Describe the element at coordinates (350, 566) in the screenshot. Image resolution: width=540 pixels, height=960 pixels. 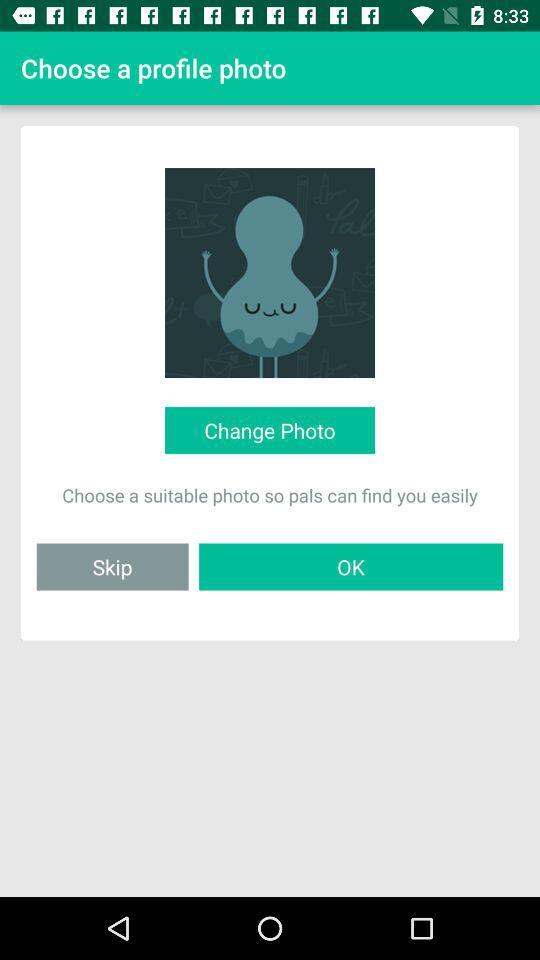
I see `the item next to skip` at that location.